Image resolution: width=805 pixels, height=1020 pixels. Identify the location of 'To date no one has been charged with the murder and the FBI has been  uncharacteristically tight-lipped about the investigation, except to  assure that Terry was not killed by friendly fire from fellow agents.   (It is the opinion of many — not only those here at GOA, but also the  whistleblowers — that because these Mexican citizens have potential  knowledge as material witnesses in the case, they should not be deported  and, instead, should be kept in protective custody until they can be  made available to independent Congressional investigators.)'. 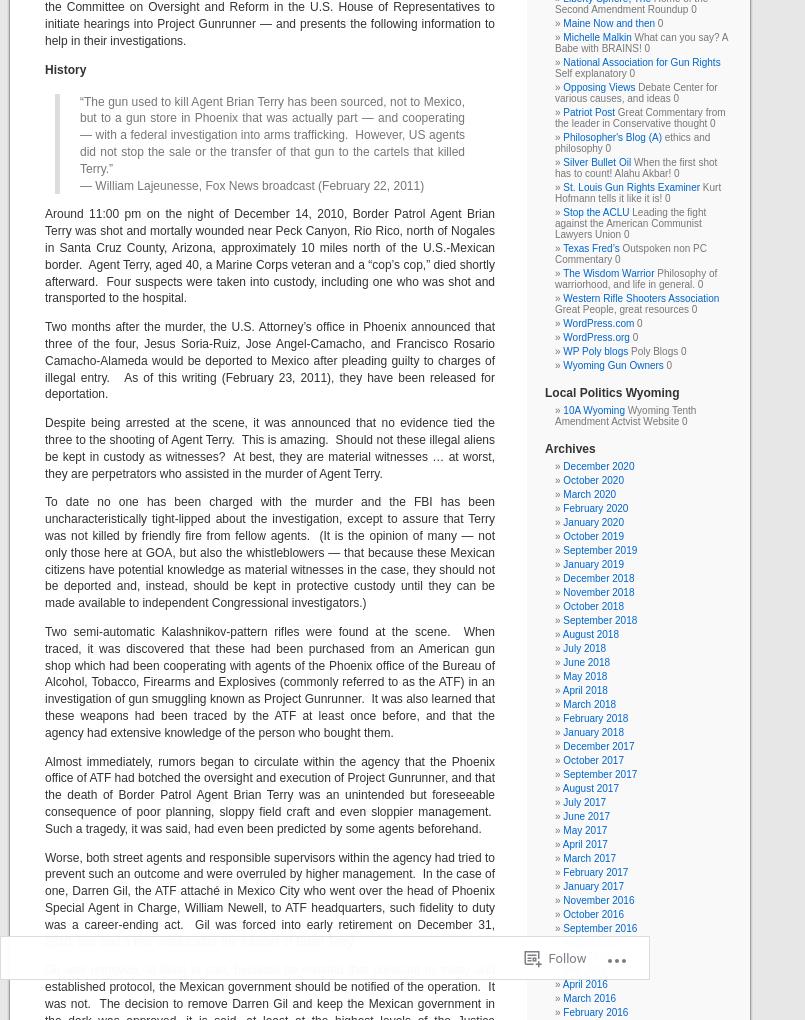
(269, 551).